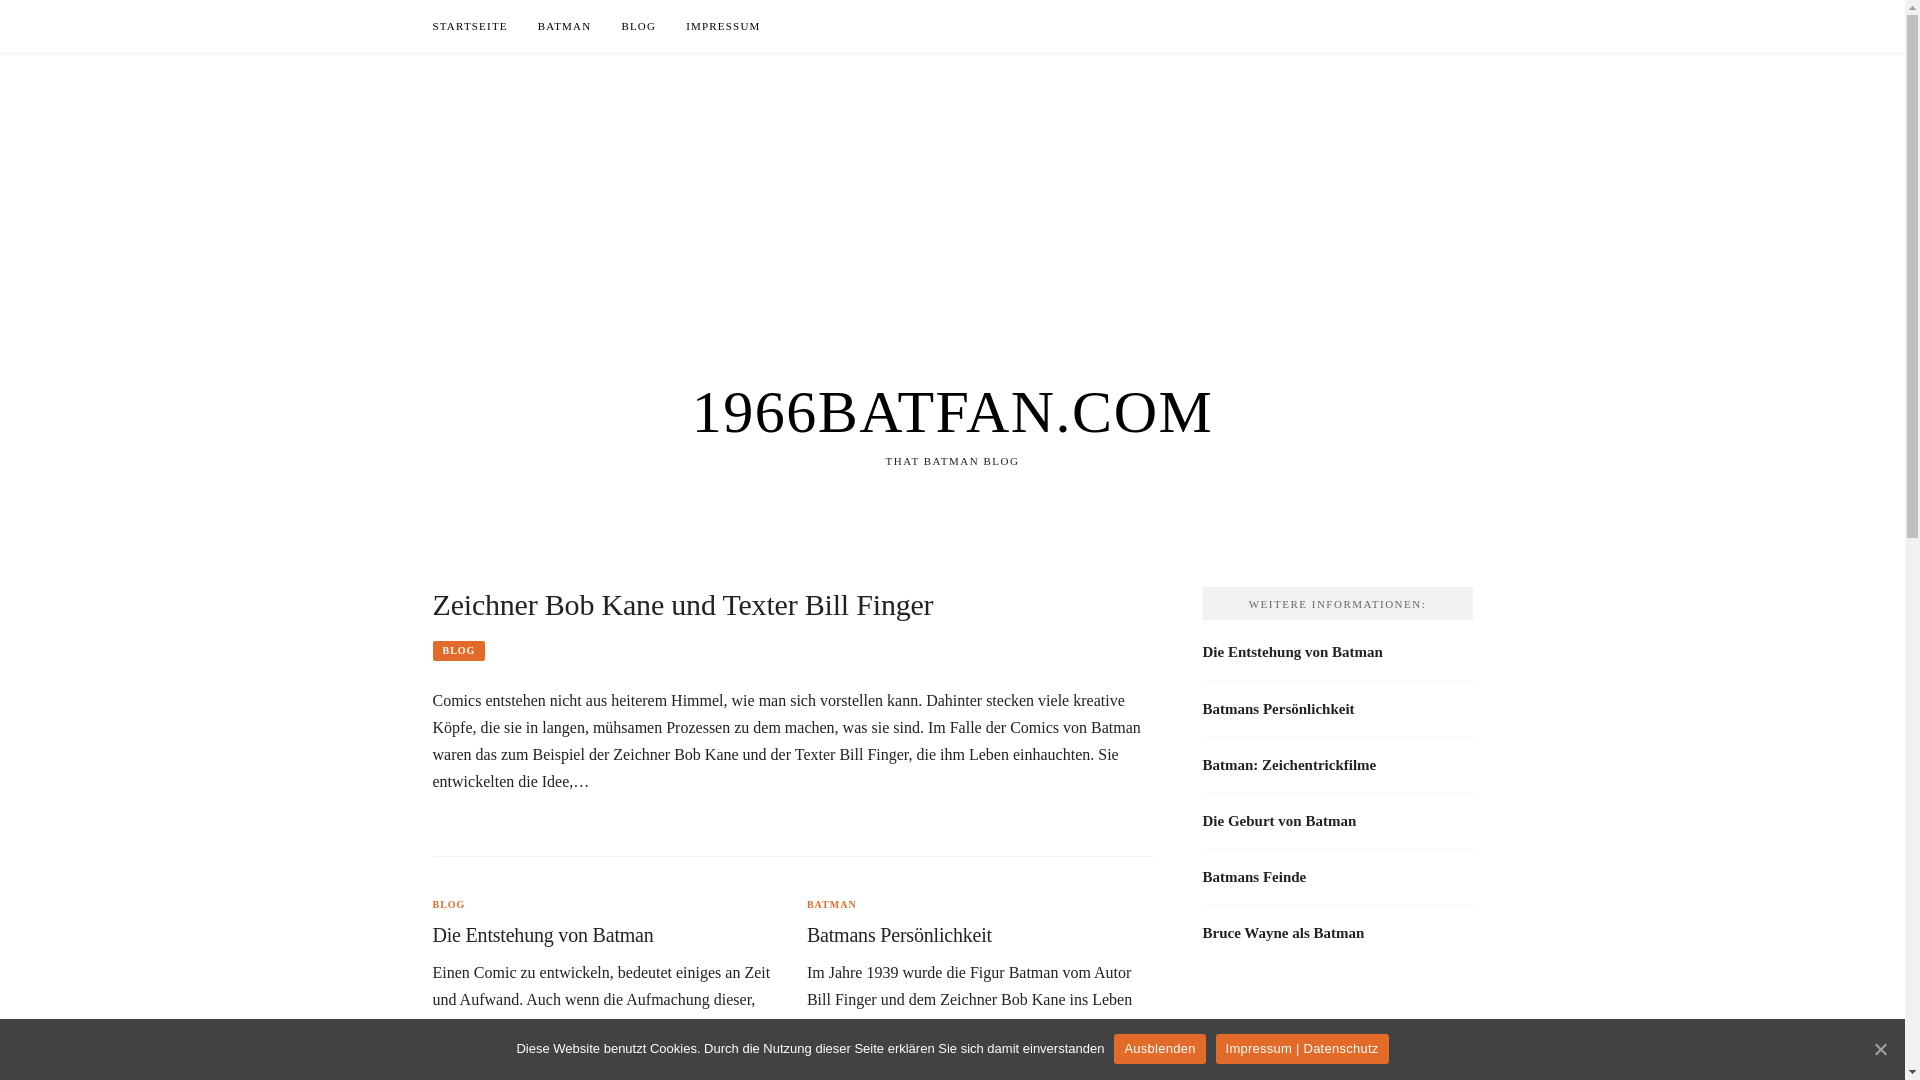 This screenshot has height=1080, width=1920. Describe the element at coordinates (722, 26) in the screenshot. I see `'IMPRESSUM'` at that location.